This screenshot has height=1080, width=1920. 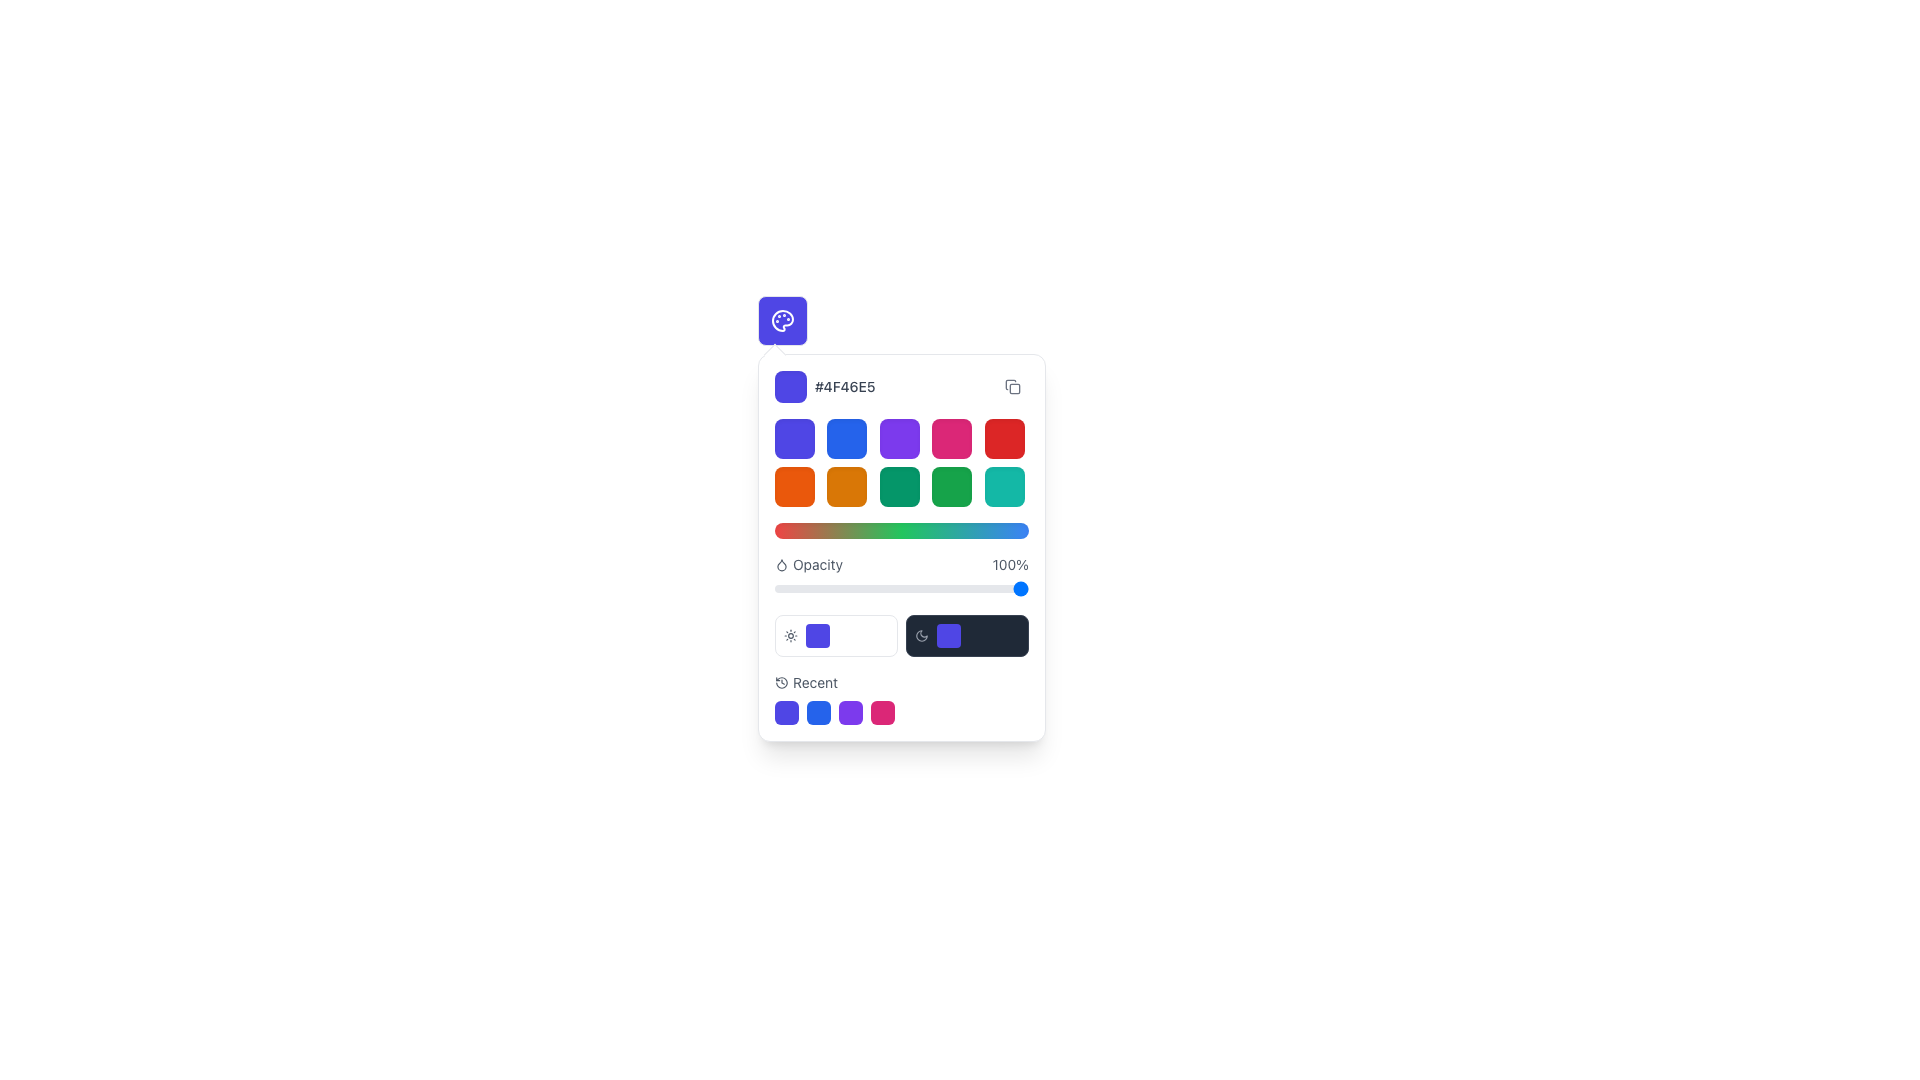 I want to click on the first button in the second row of the color selection grid, so click(x=794, y=486).